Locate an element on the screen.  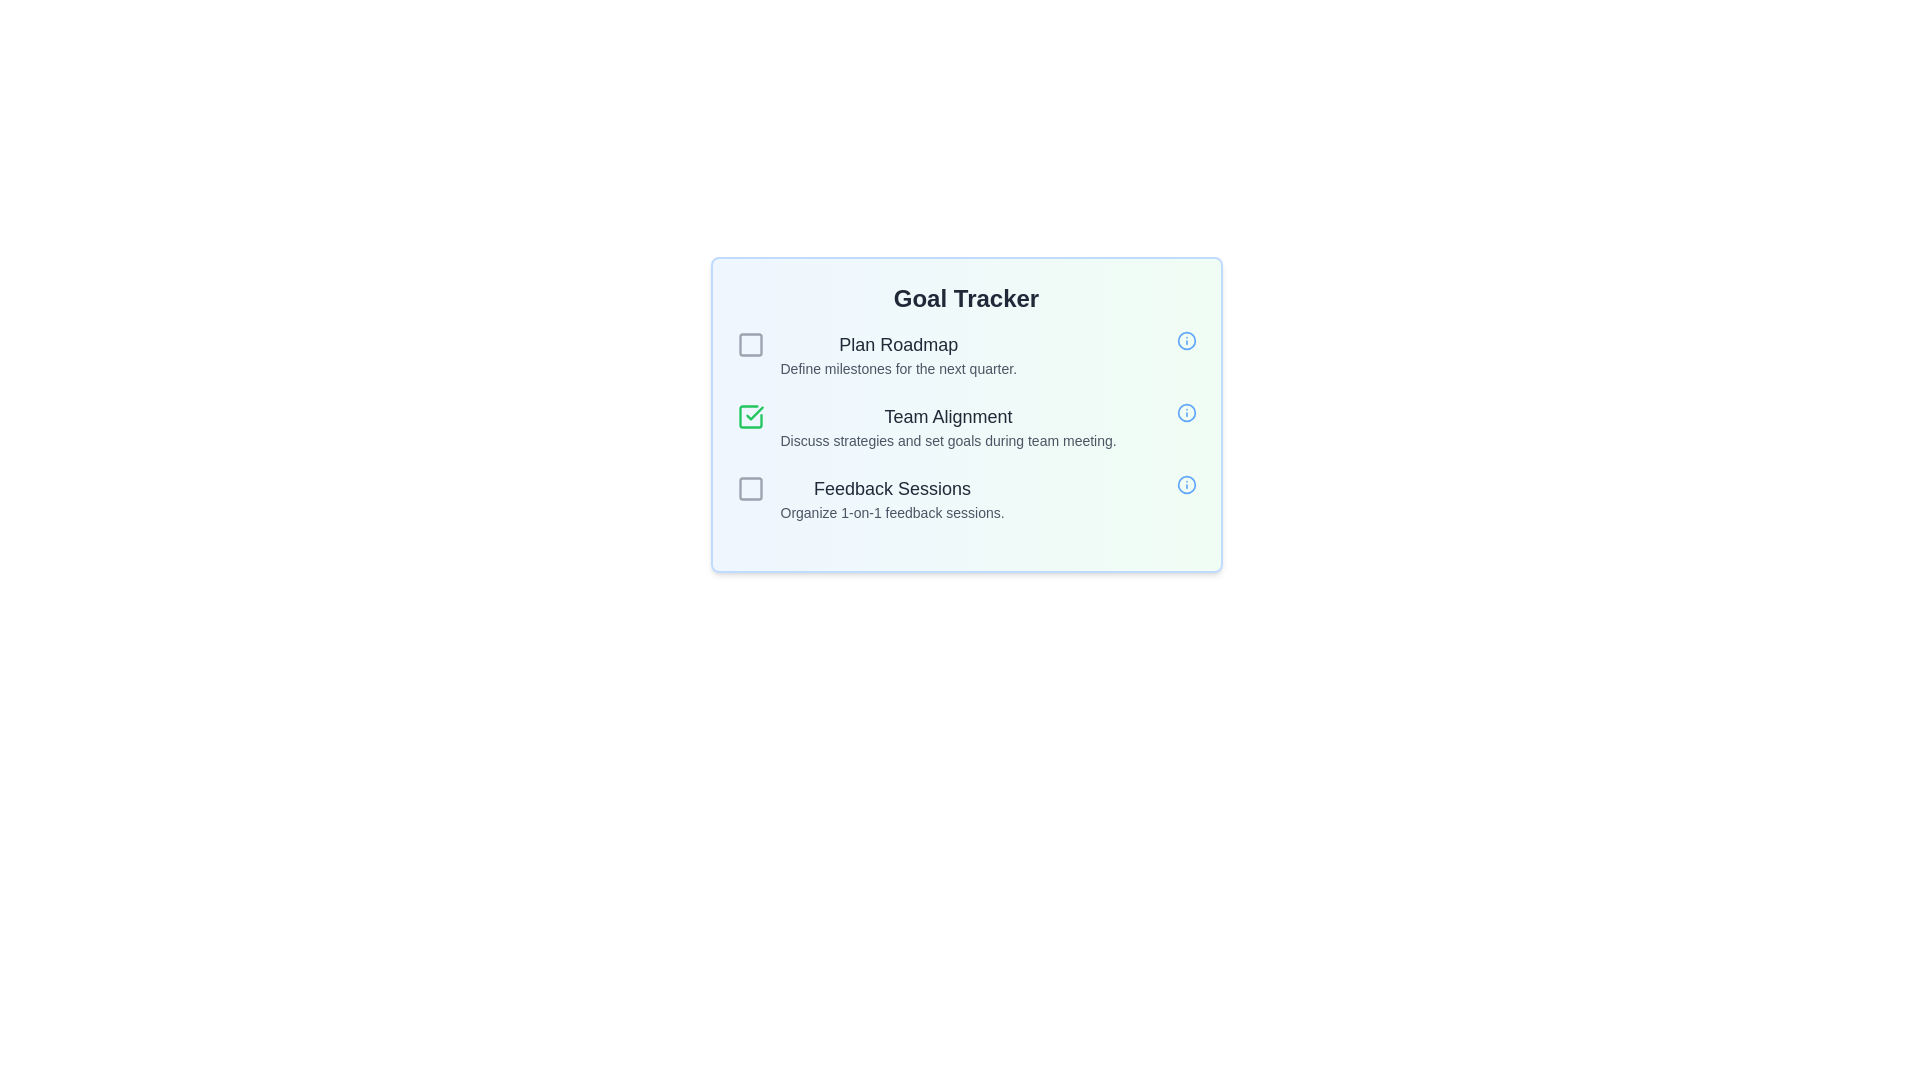
the light-gray rounded square checkbox located in the top-left position of the 'Plan Roadmap' list item is located at coordinates (749, 343).